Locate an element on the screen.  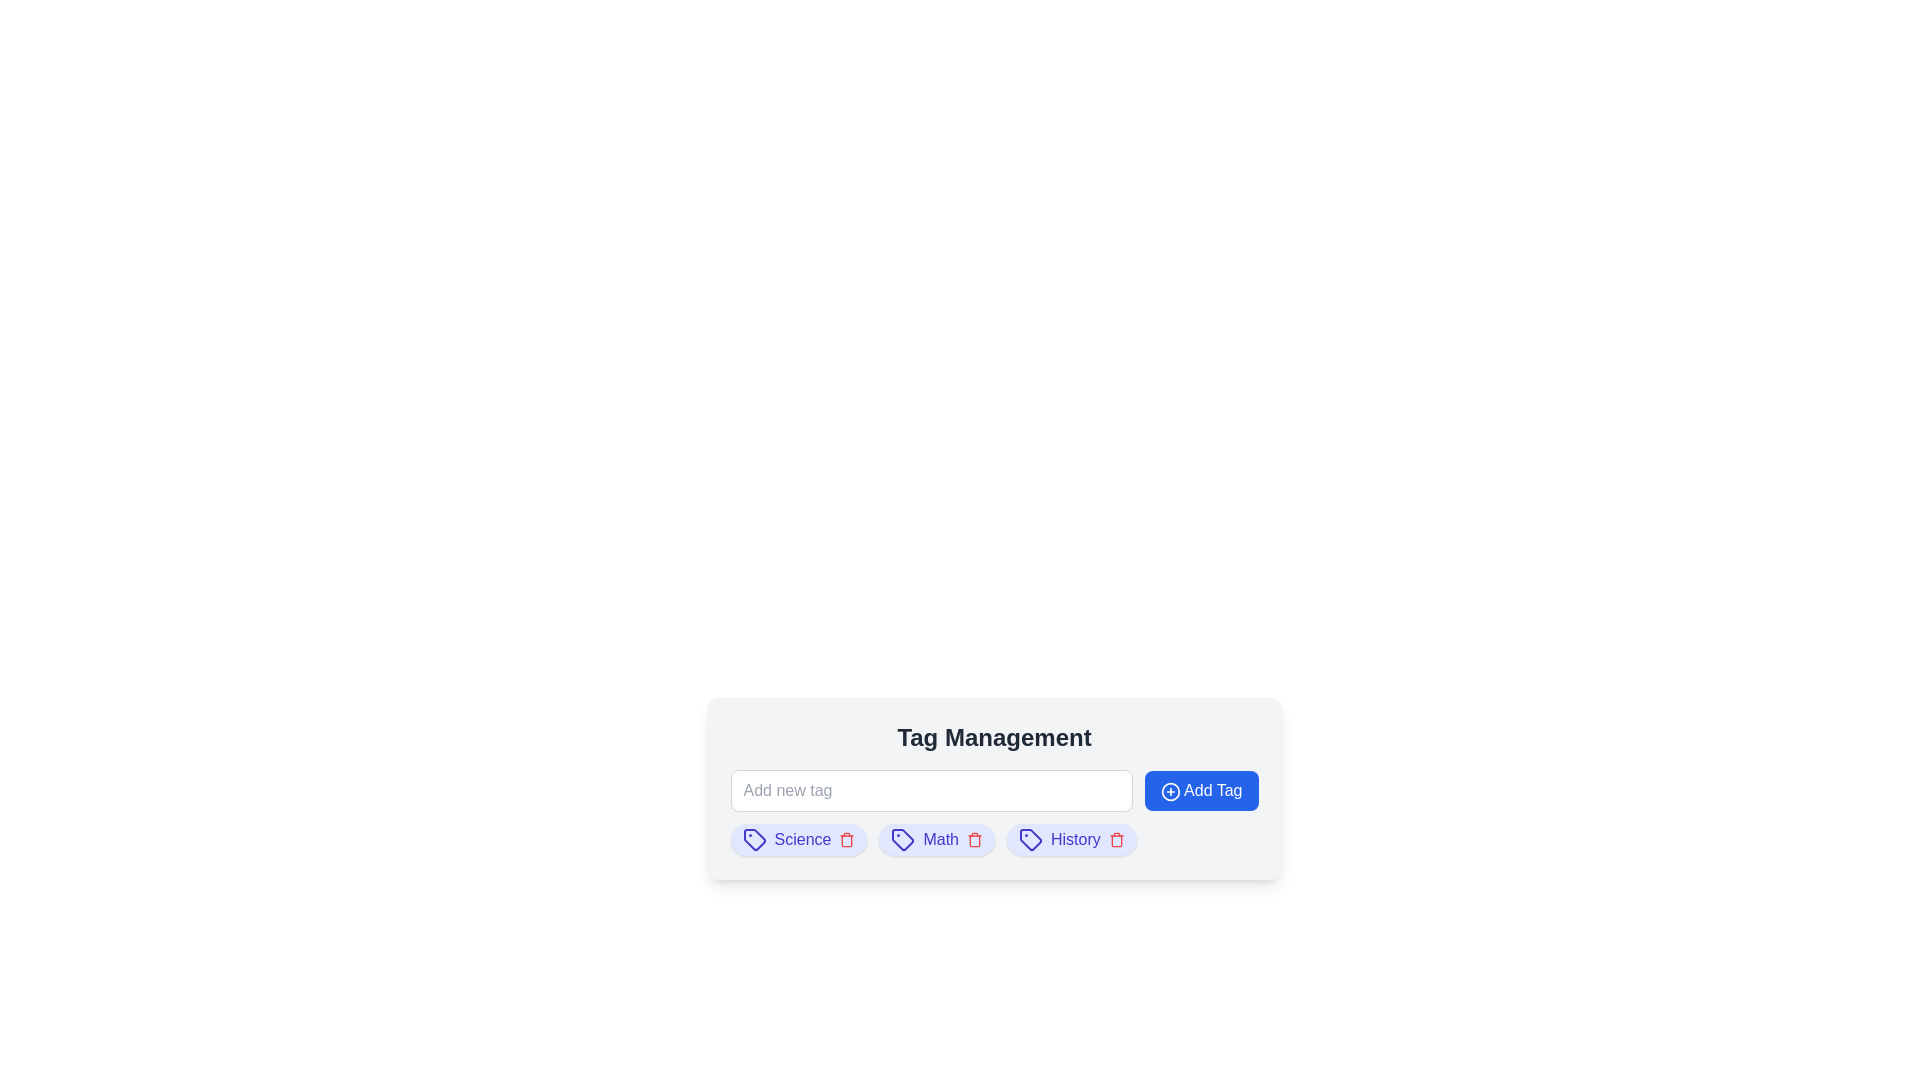
the blue outlined tag icon located to the left of the 'Math' text within the rounded rectangular label in the 'Tag Management' section is located at coordinates (902, 840).